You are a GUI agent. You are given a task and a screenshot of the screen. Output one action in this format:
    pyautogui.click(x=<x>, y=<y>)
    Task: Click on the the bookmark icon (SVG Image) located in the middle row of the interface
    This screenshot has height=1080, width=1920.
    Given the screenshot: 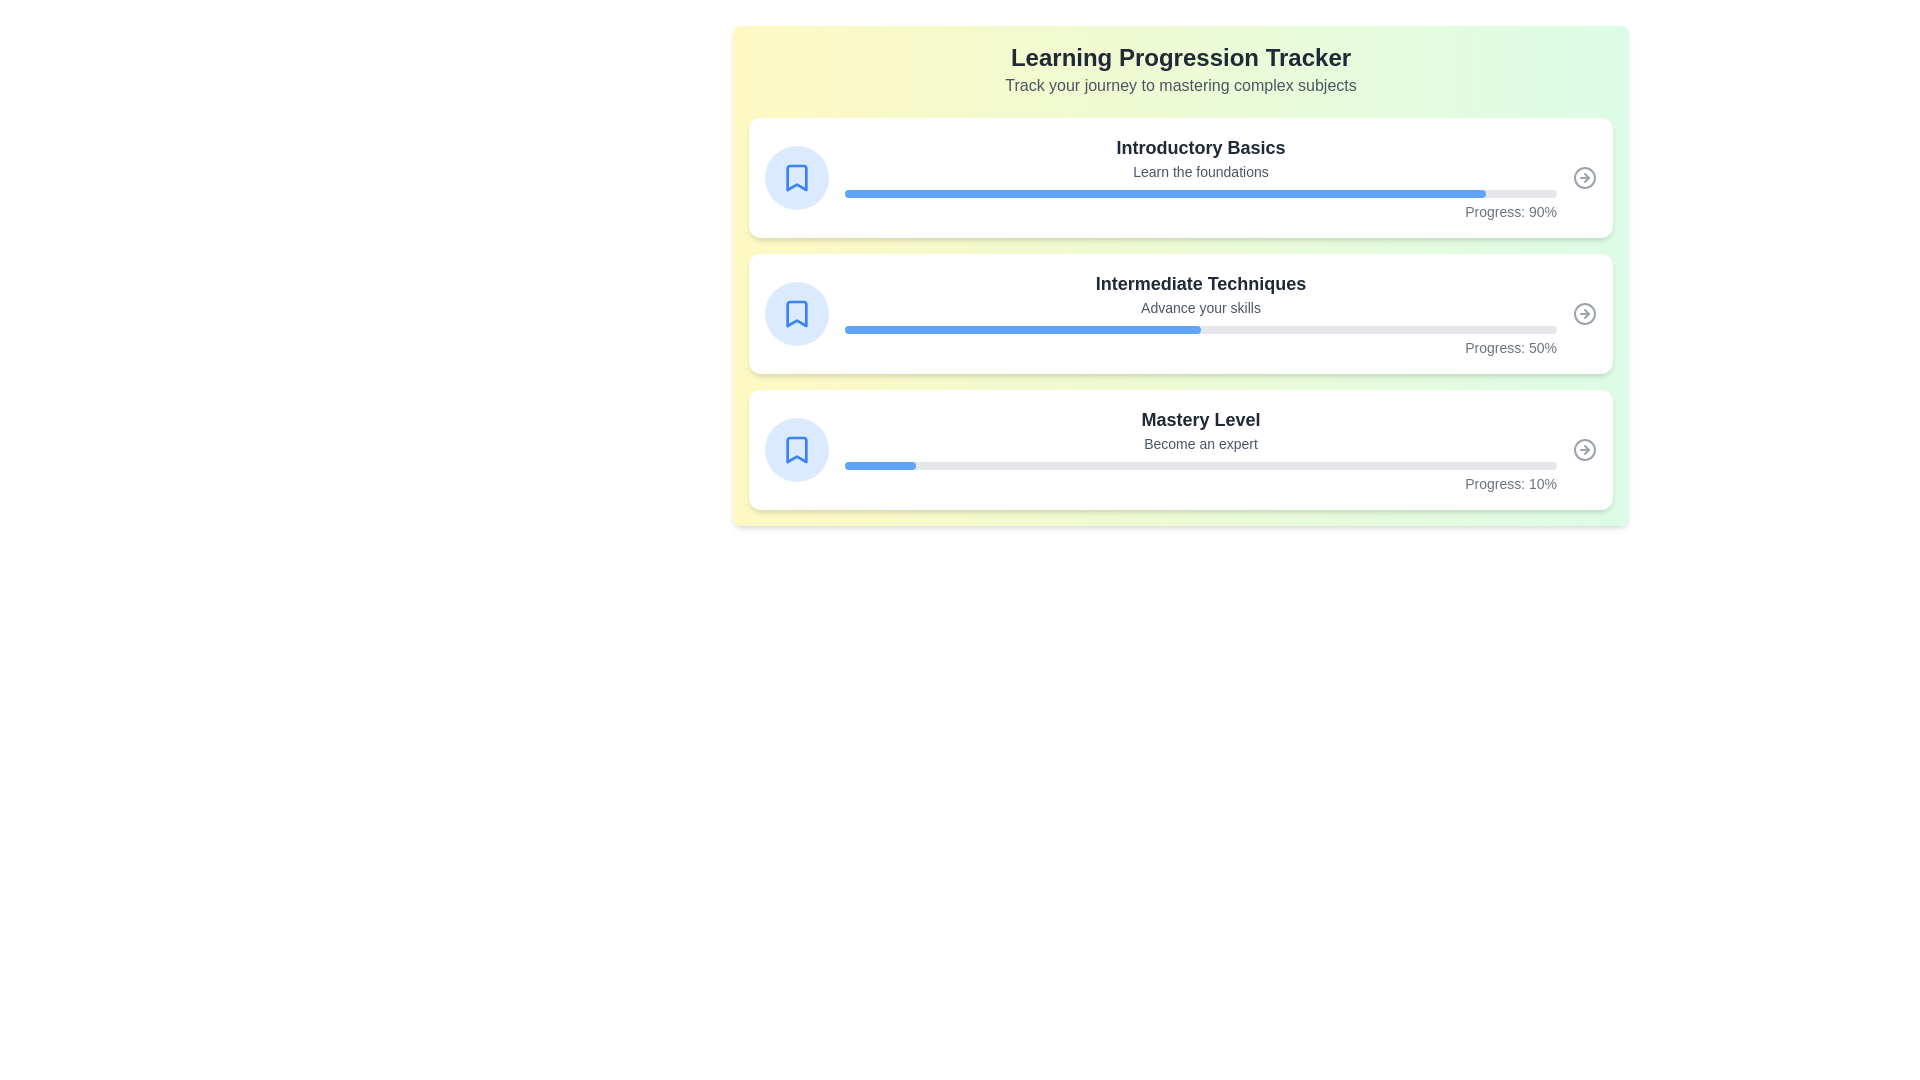 What is the action you would take?
    pyautogui.click(x=795, y=313)
    